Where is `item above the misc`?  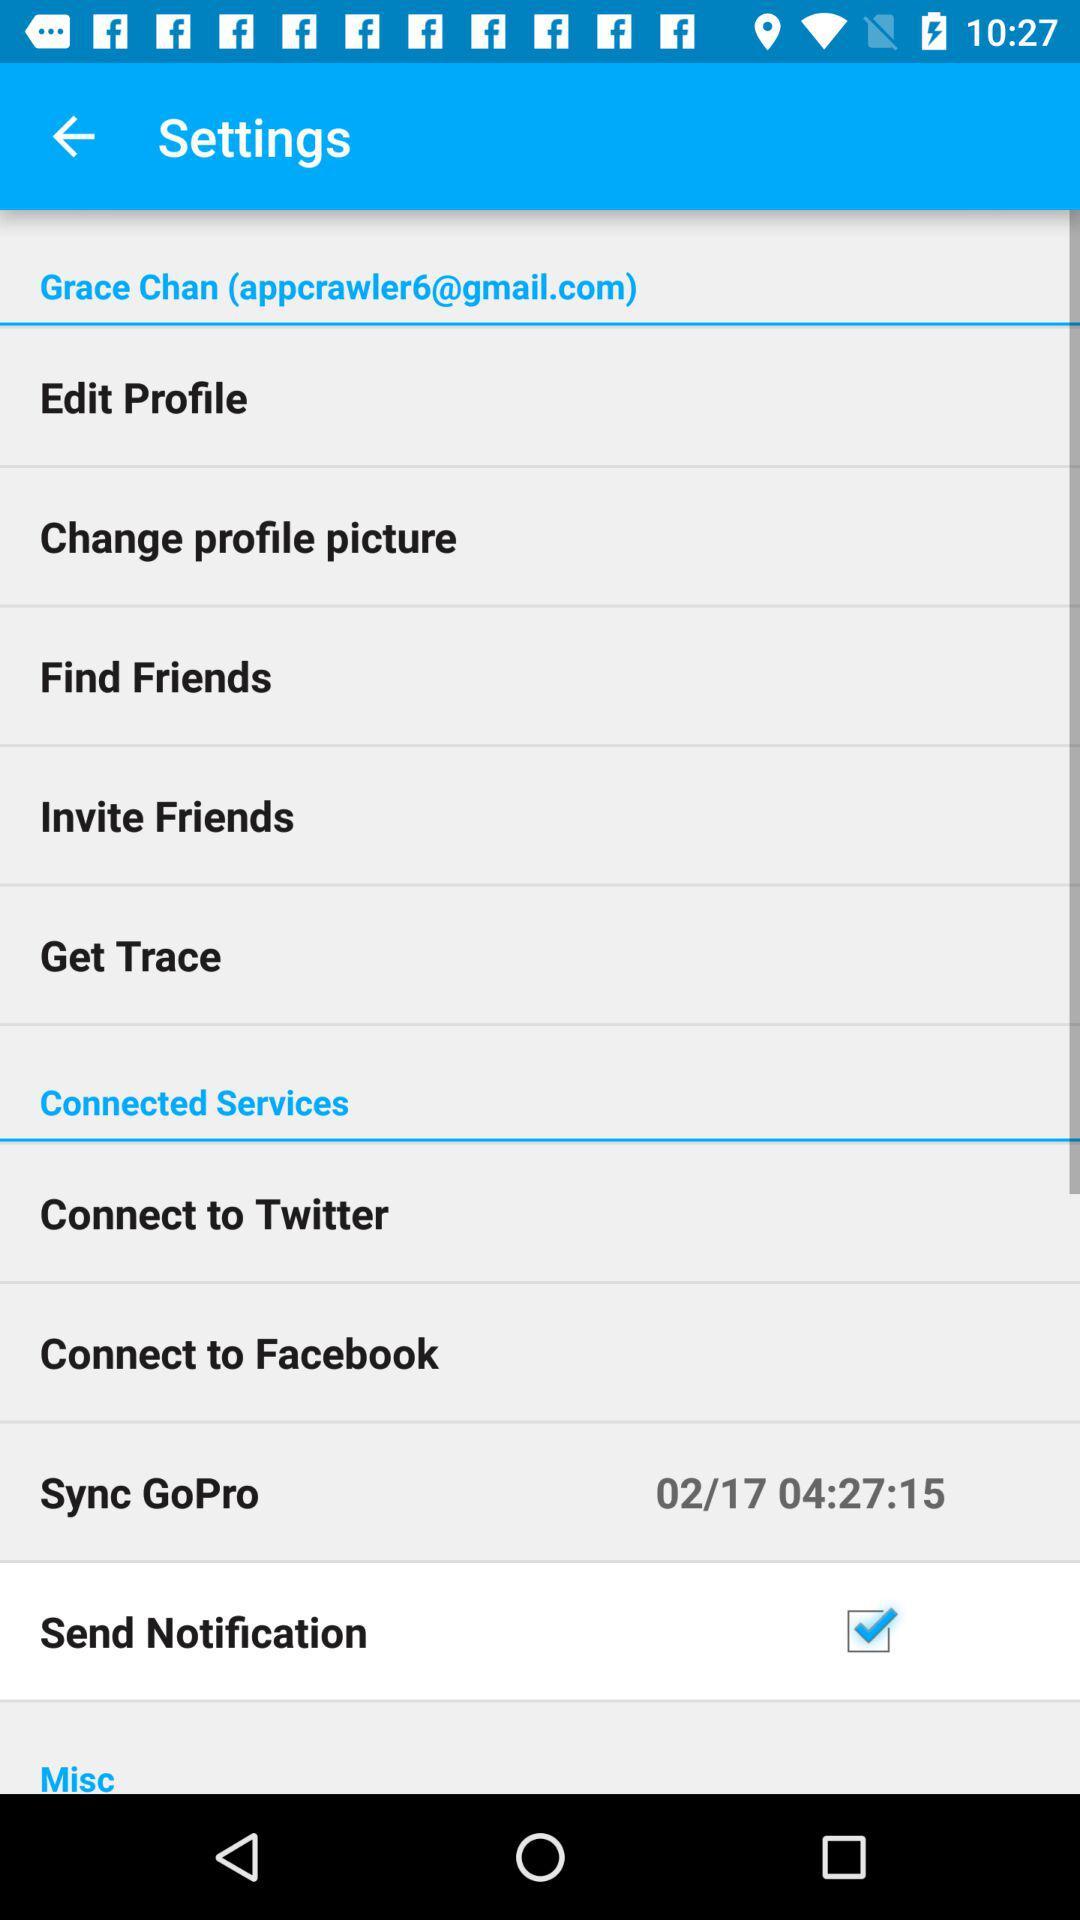
item above the misc is located at coordinates (952, 1631).